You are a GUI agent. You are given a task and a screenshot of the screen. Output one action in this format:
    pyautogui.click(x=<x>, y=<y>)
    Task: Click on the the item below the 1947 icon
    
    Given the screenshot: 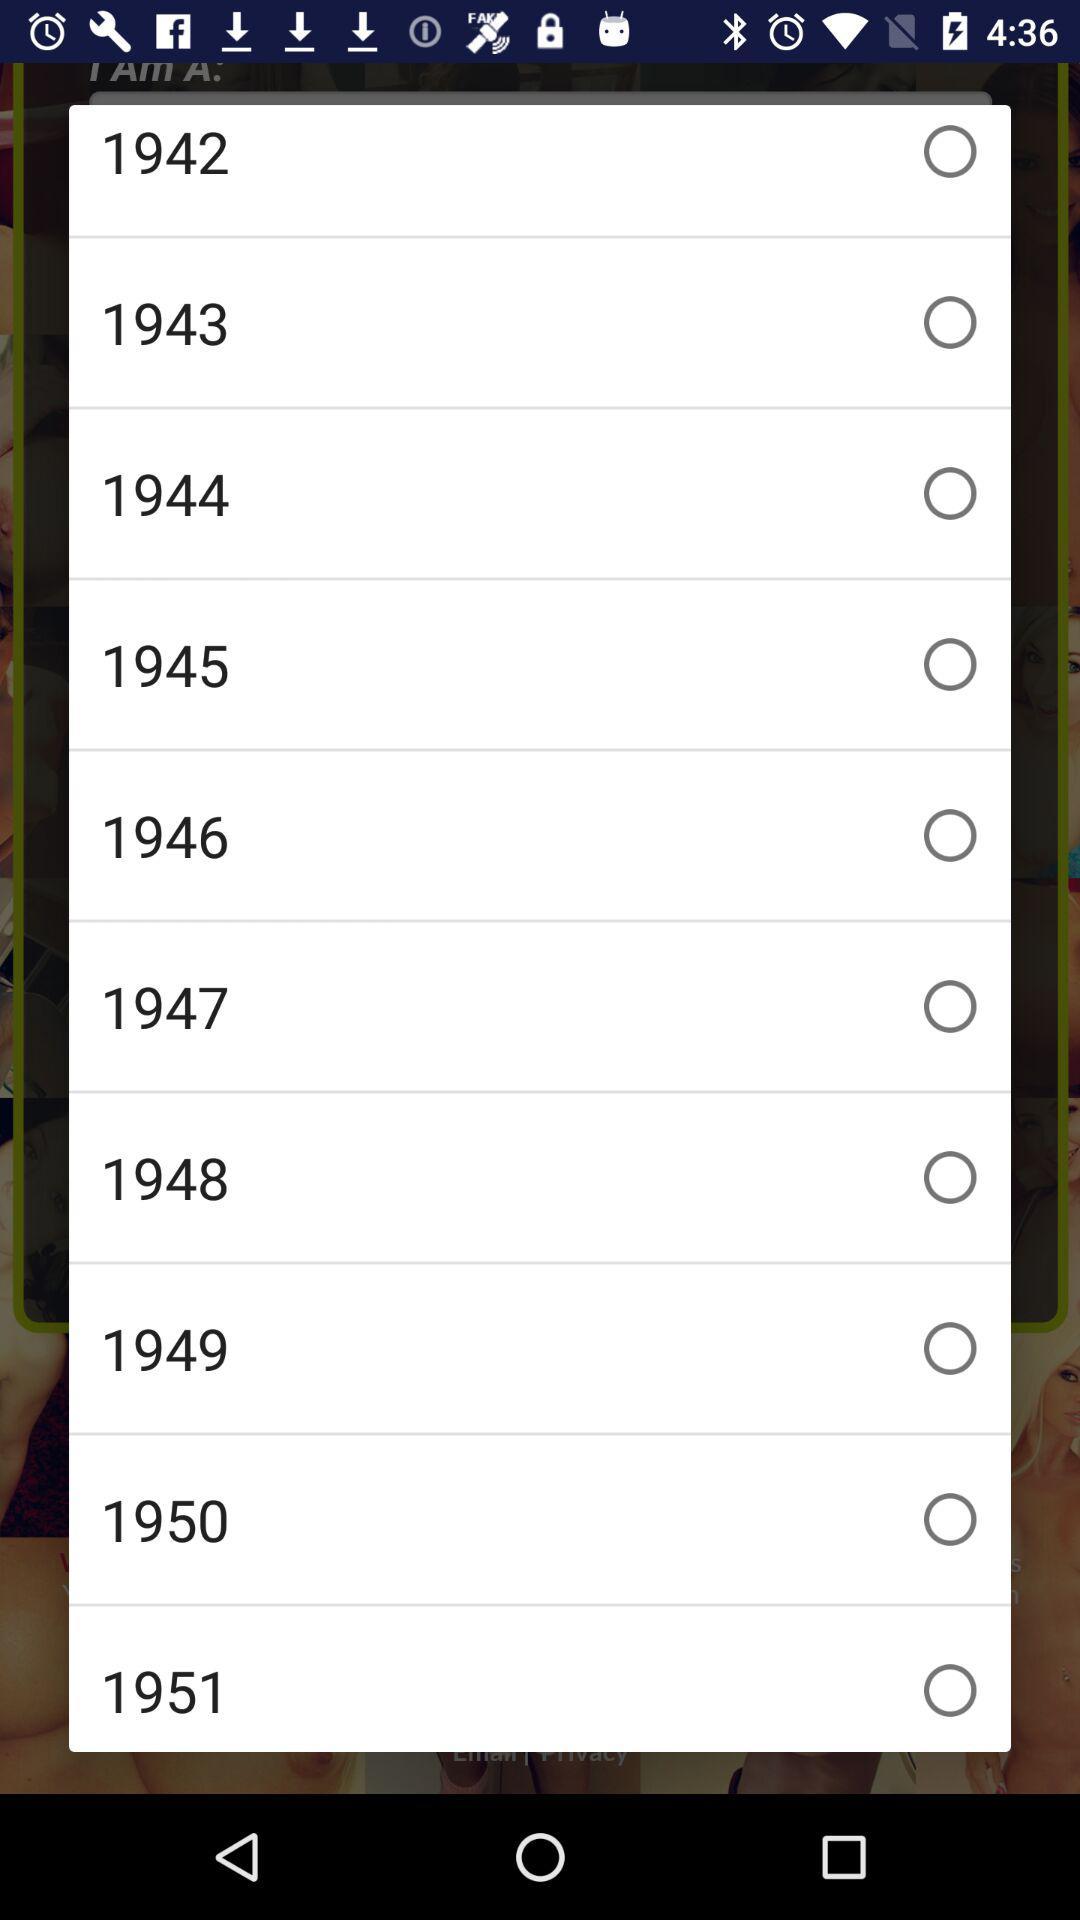 What is the action you would take?
    pyautogui.click(x=540, y=1177)
    